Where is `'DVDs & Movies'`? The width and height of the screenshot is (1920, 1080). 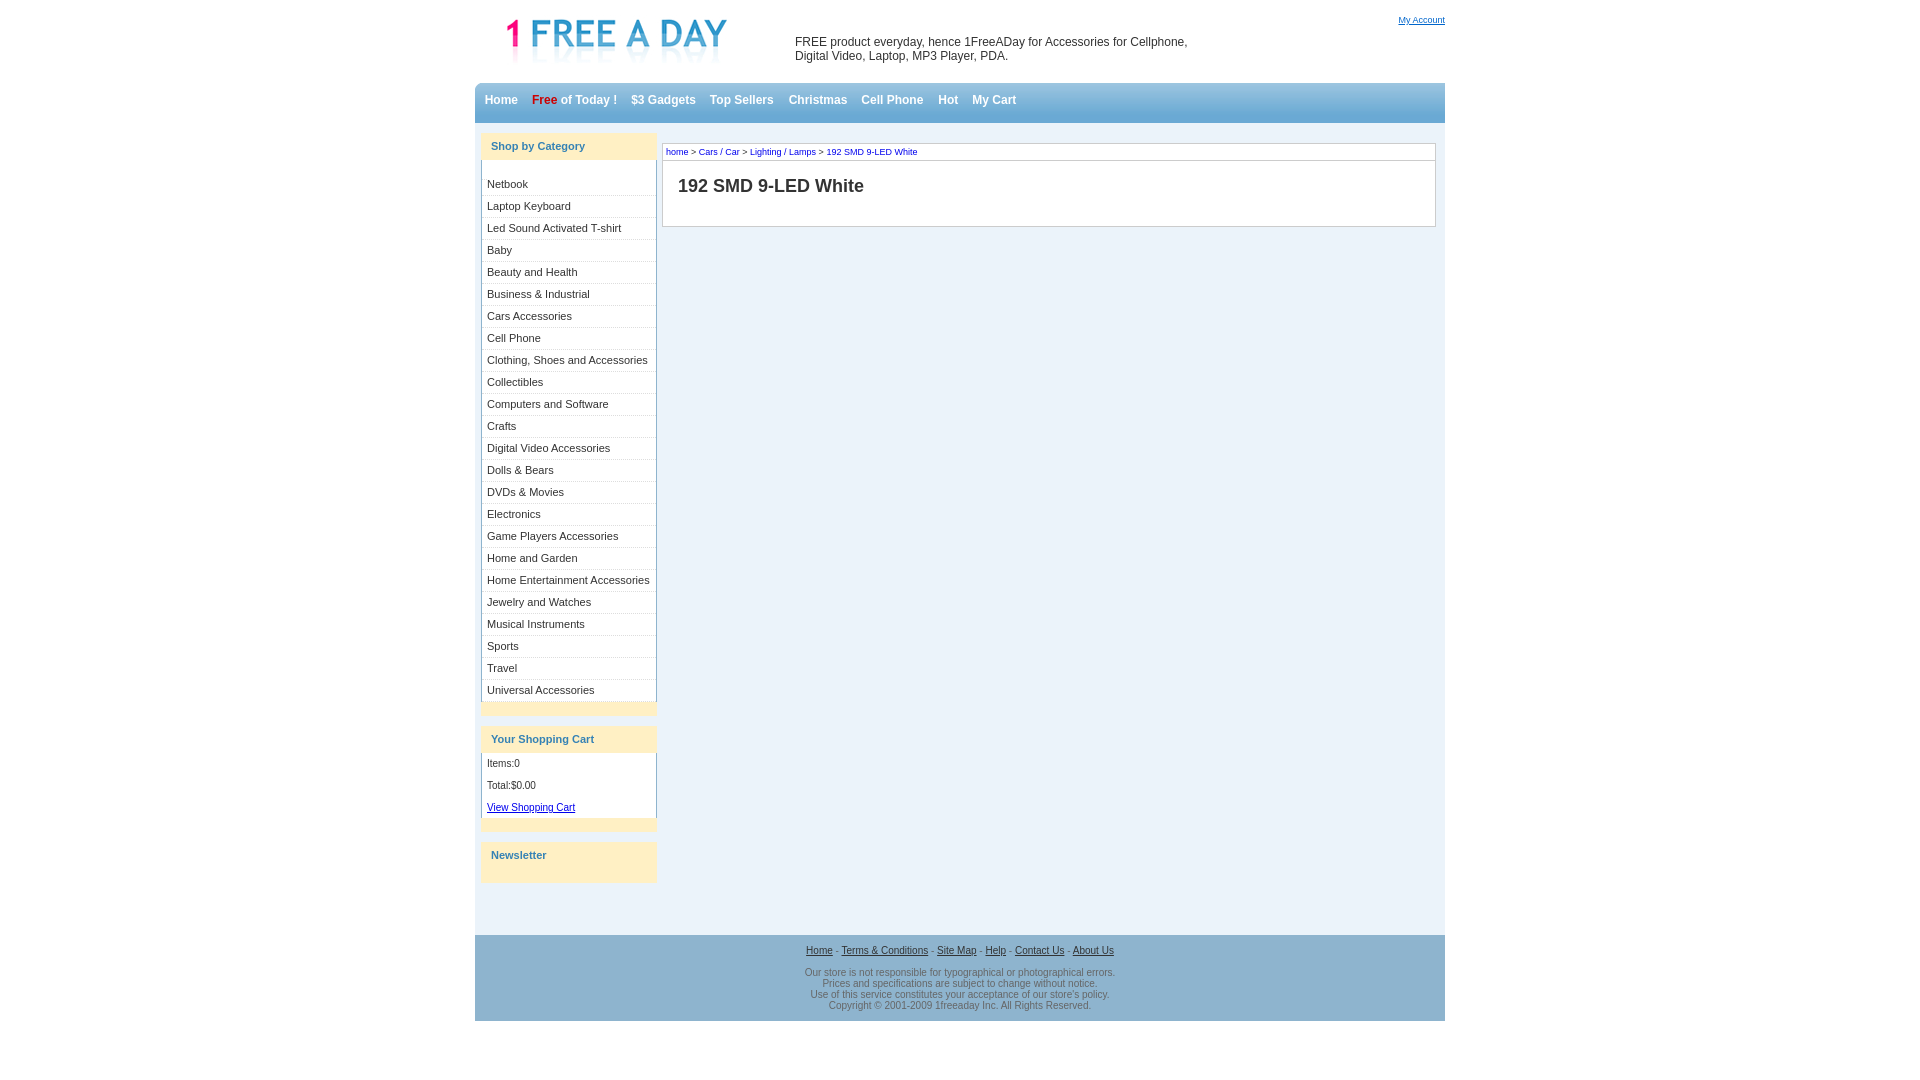
'DVDs & Movies' is located at coordinates (570, 492).